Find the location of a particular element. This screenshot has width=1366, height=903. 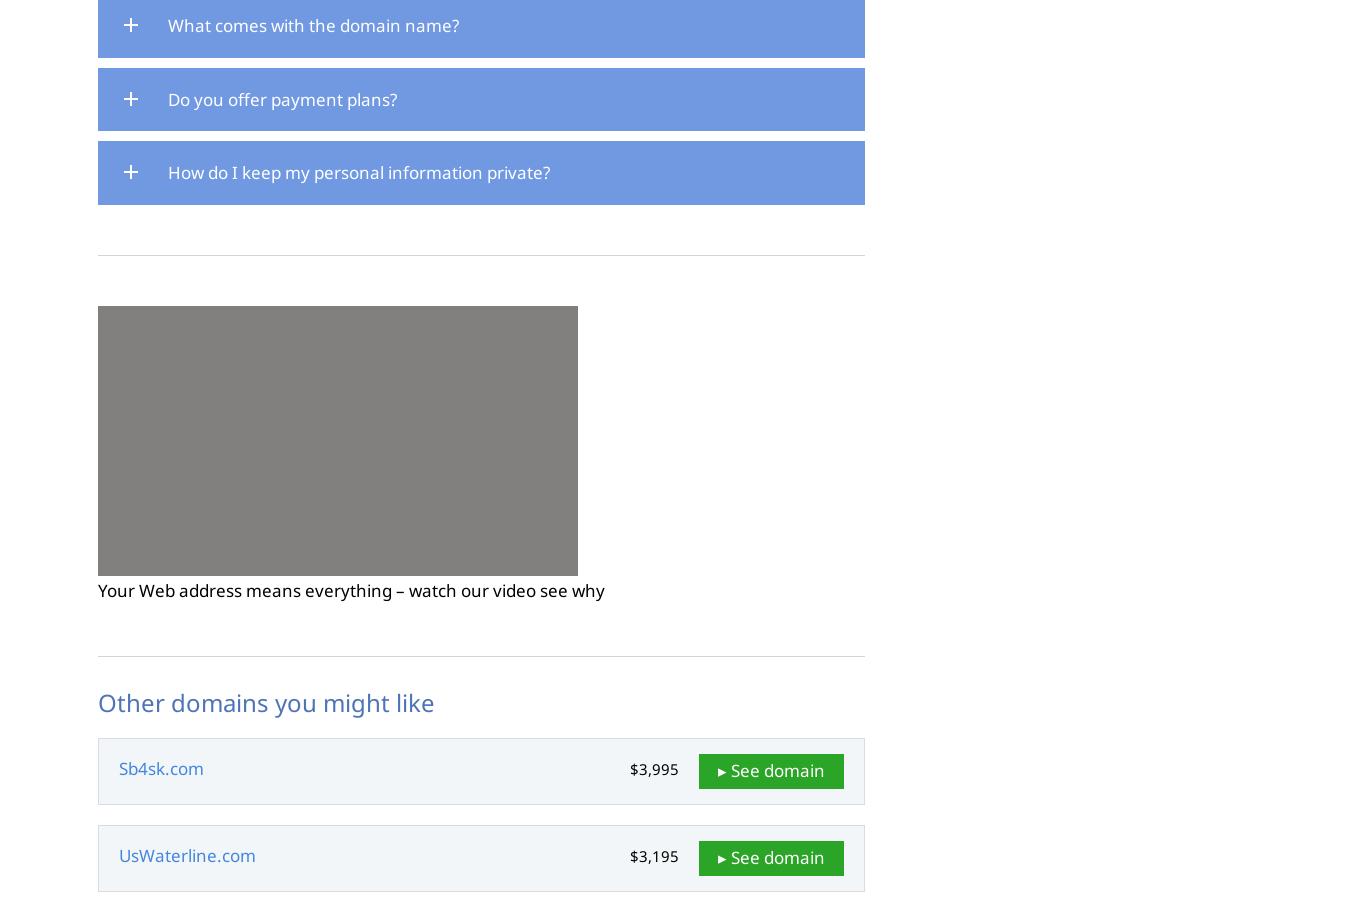

'UsWaterline.com' is located at coordinates (186, 855).